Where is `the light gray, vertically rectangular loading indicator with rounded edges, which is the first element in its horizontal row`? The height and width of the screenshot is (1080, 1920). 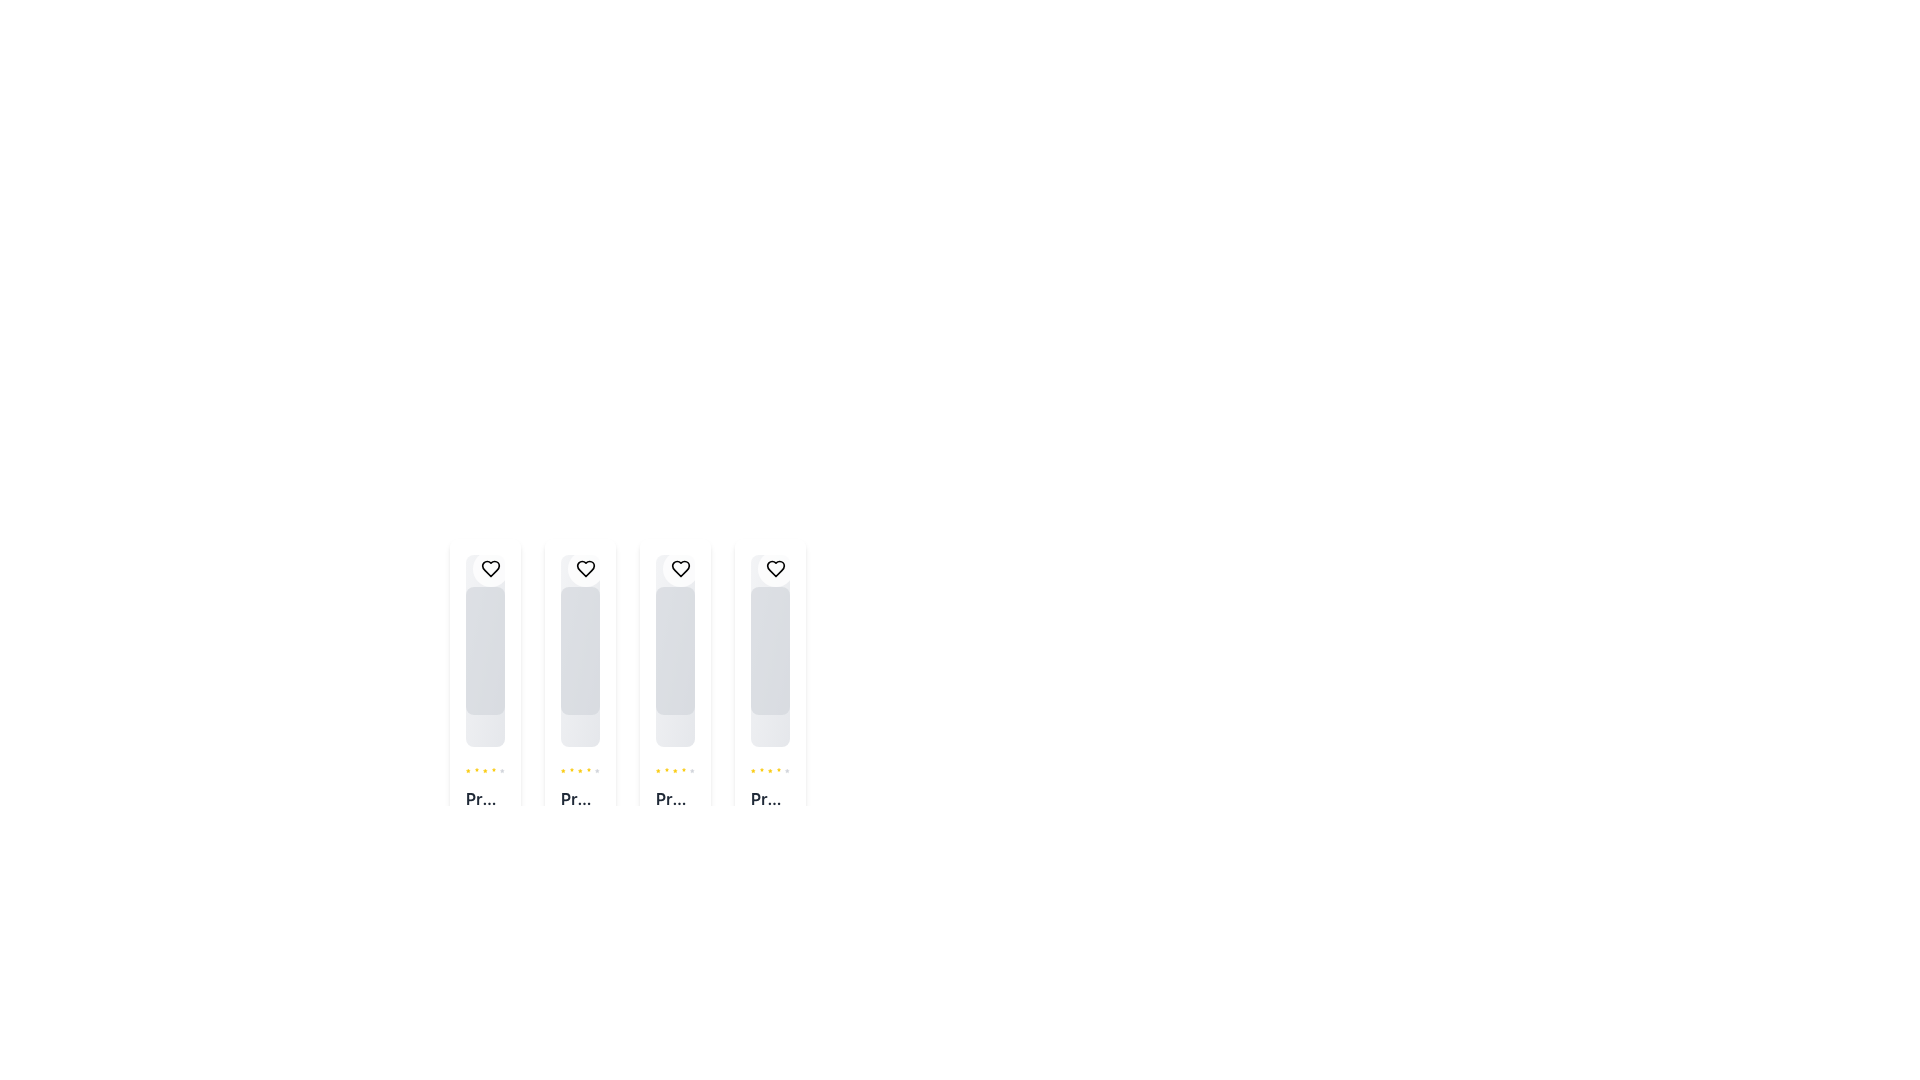 the light gray, vertically rectangular loading indicator with rounded edges, which is the first element in its horizontal row is located at coordinates (485, 651).